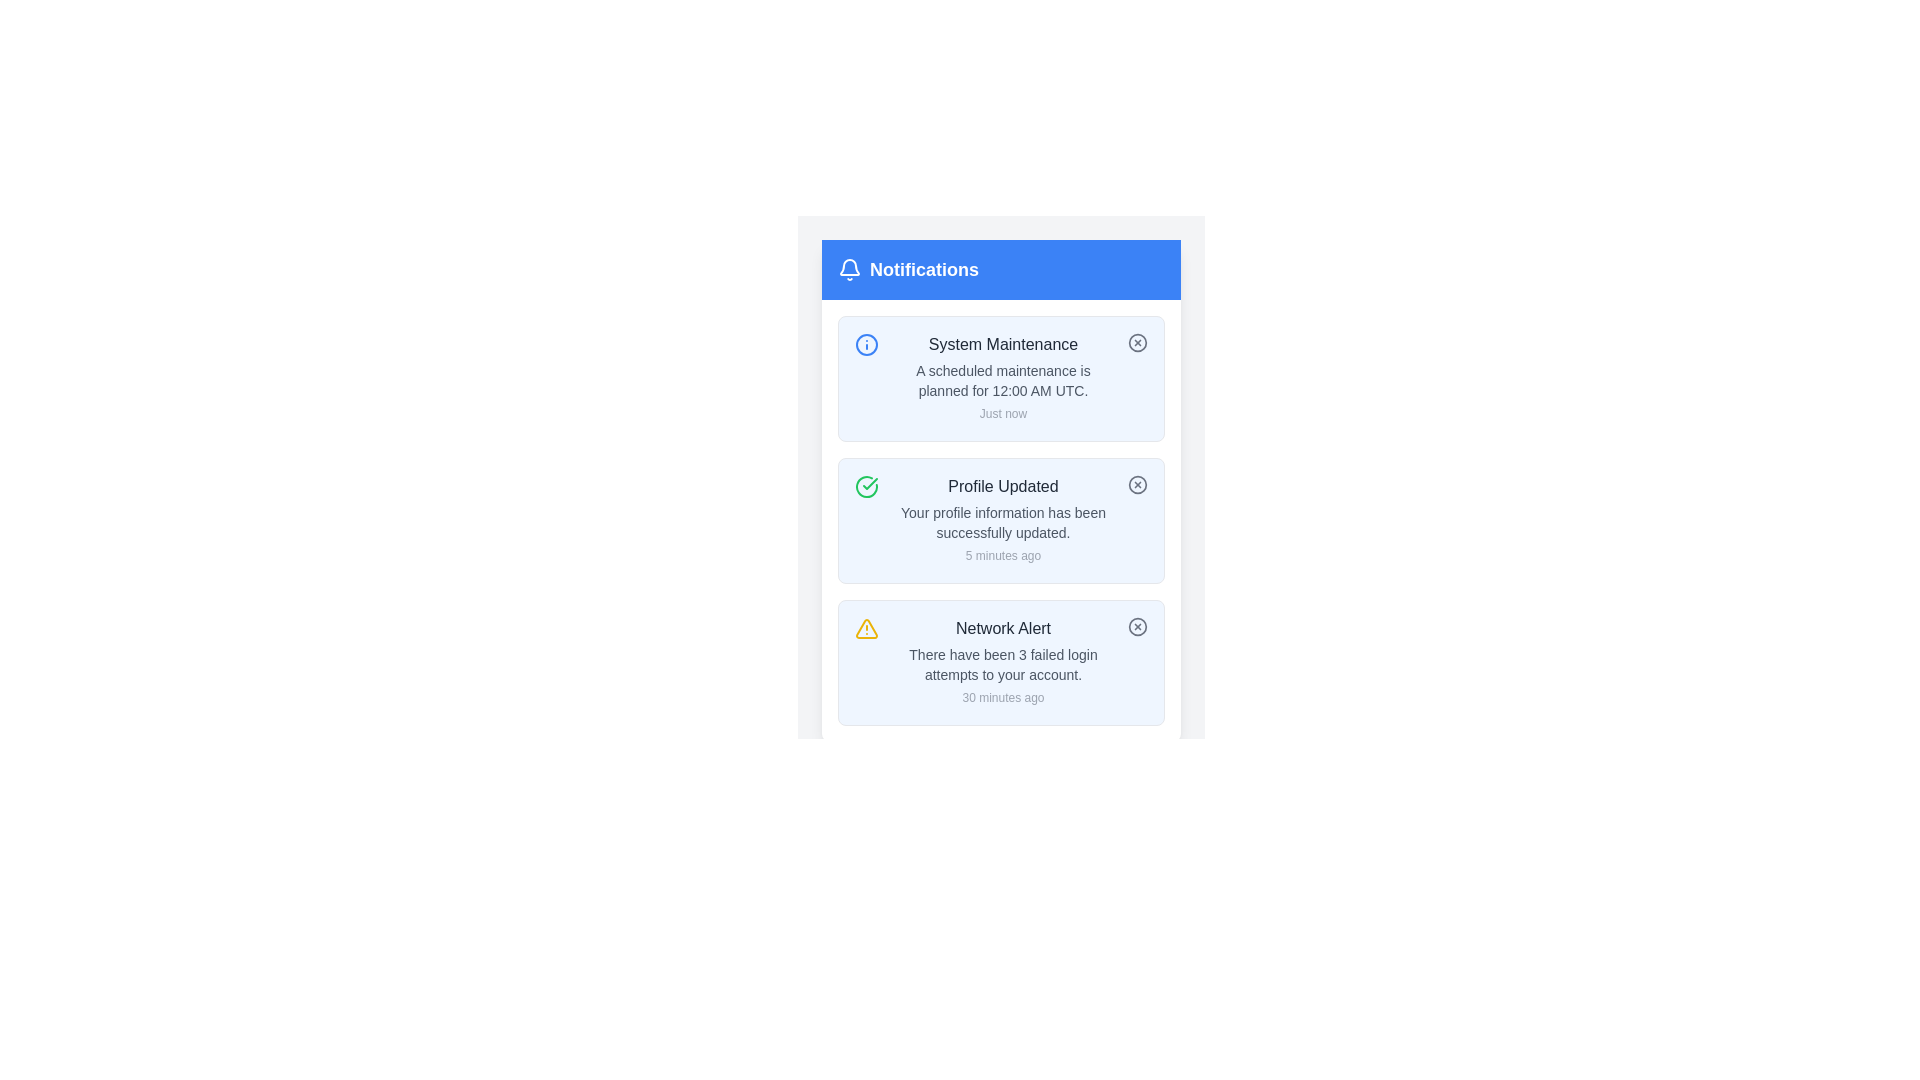  I want to click on the circular button with a cross mark, which is located at the top-right corner of the 'Network Alert' notification card, so click(1137, 626).